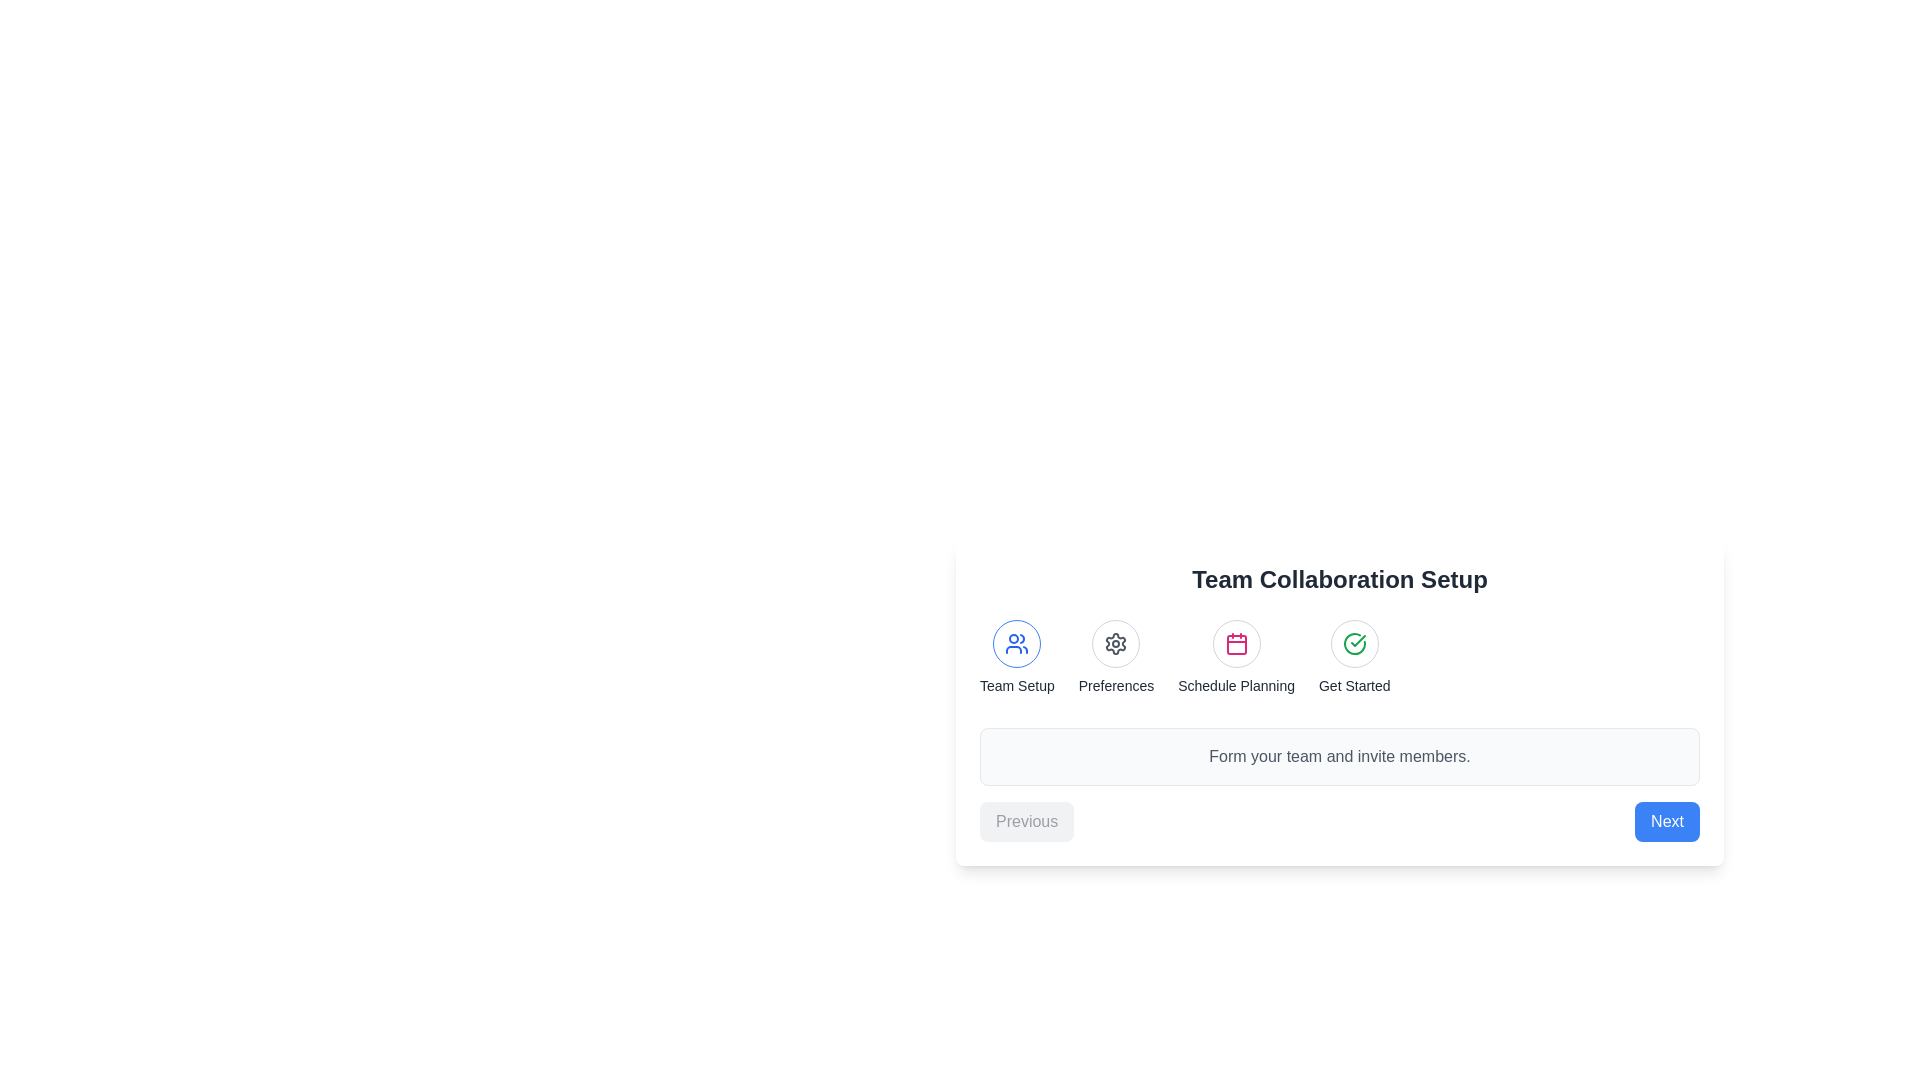 This screenshot has width=1920, height=1080. What do you see at coordinates (1027, 821) in the screenshot?
I see `the 'Previous' button with light gray text and rounded corners to receive additional feedback` at bounding box center [1027, 821].